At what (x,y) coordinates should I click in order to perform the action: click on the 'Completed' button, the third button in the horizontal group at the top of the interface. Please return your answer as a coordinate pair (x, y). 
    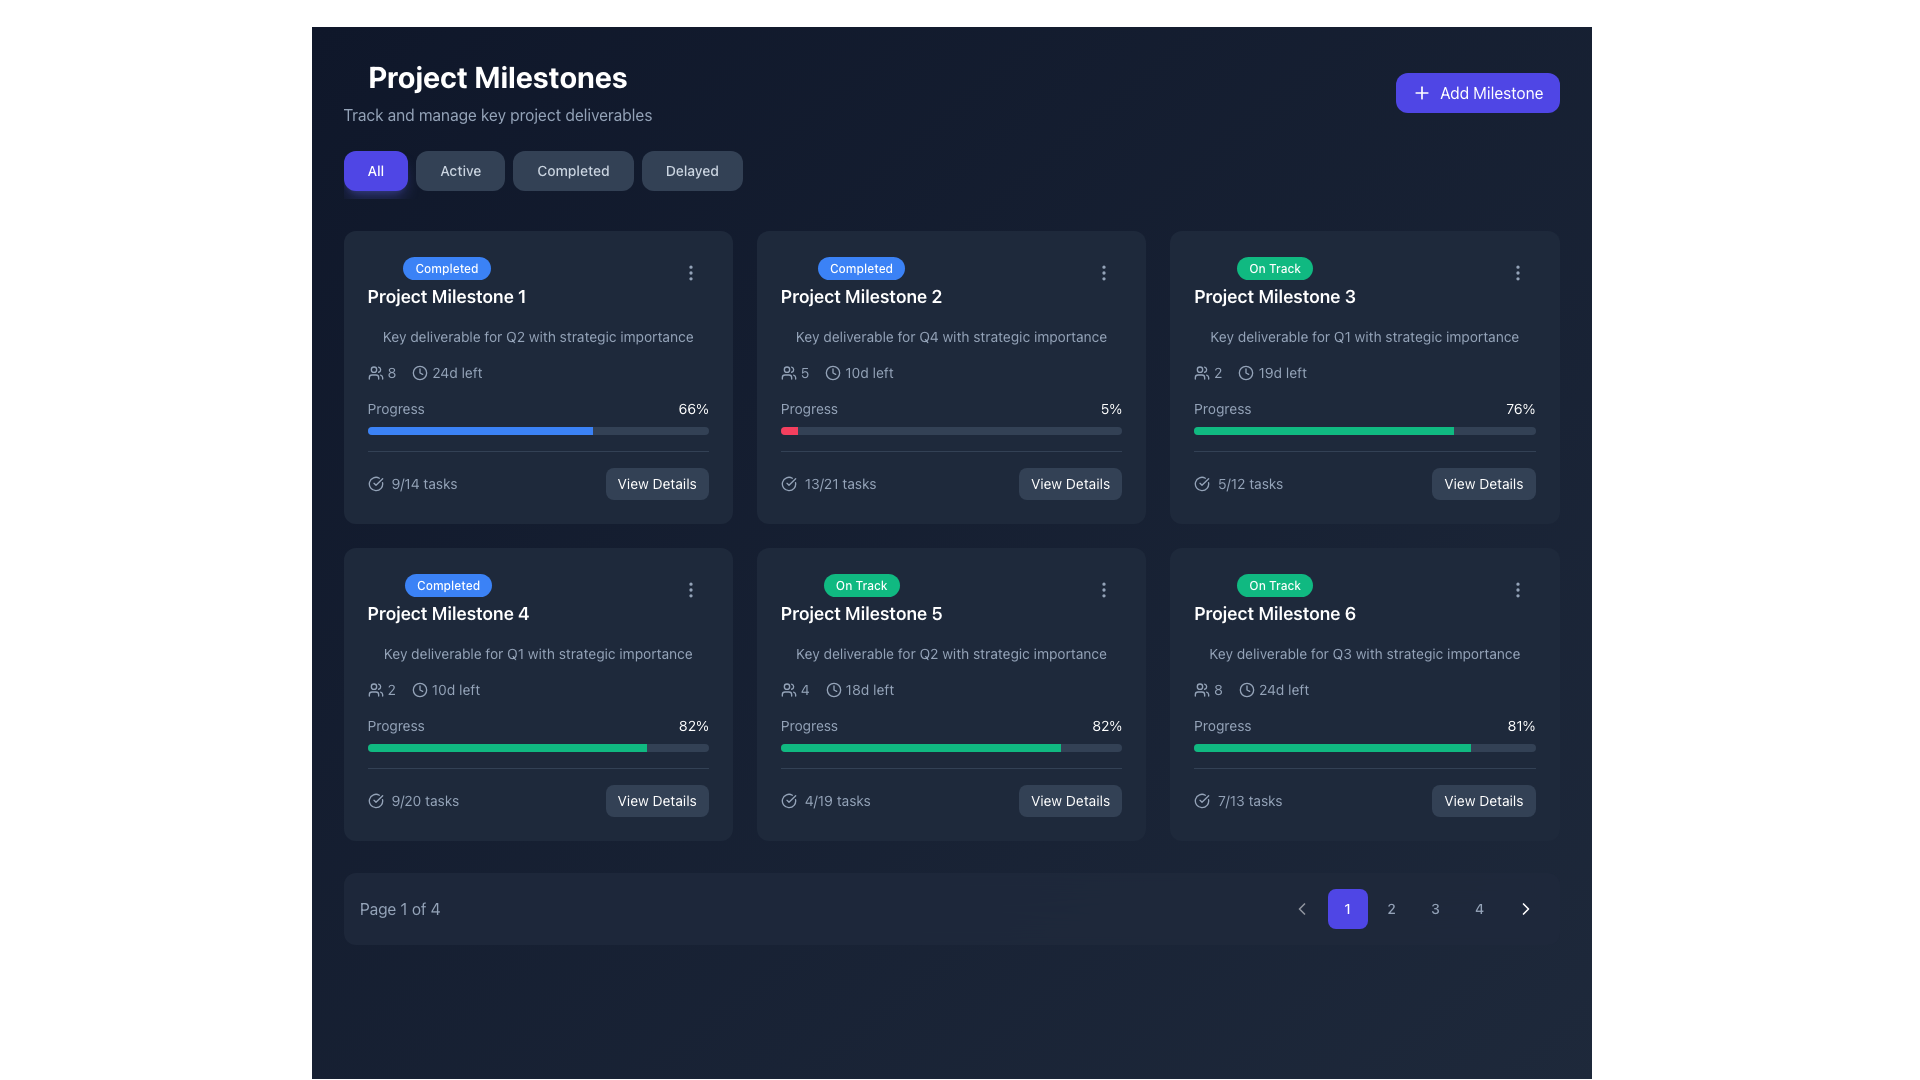
    Looking at the image, I should click on (572, 169).